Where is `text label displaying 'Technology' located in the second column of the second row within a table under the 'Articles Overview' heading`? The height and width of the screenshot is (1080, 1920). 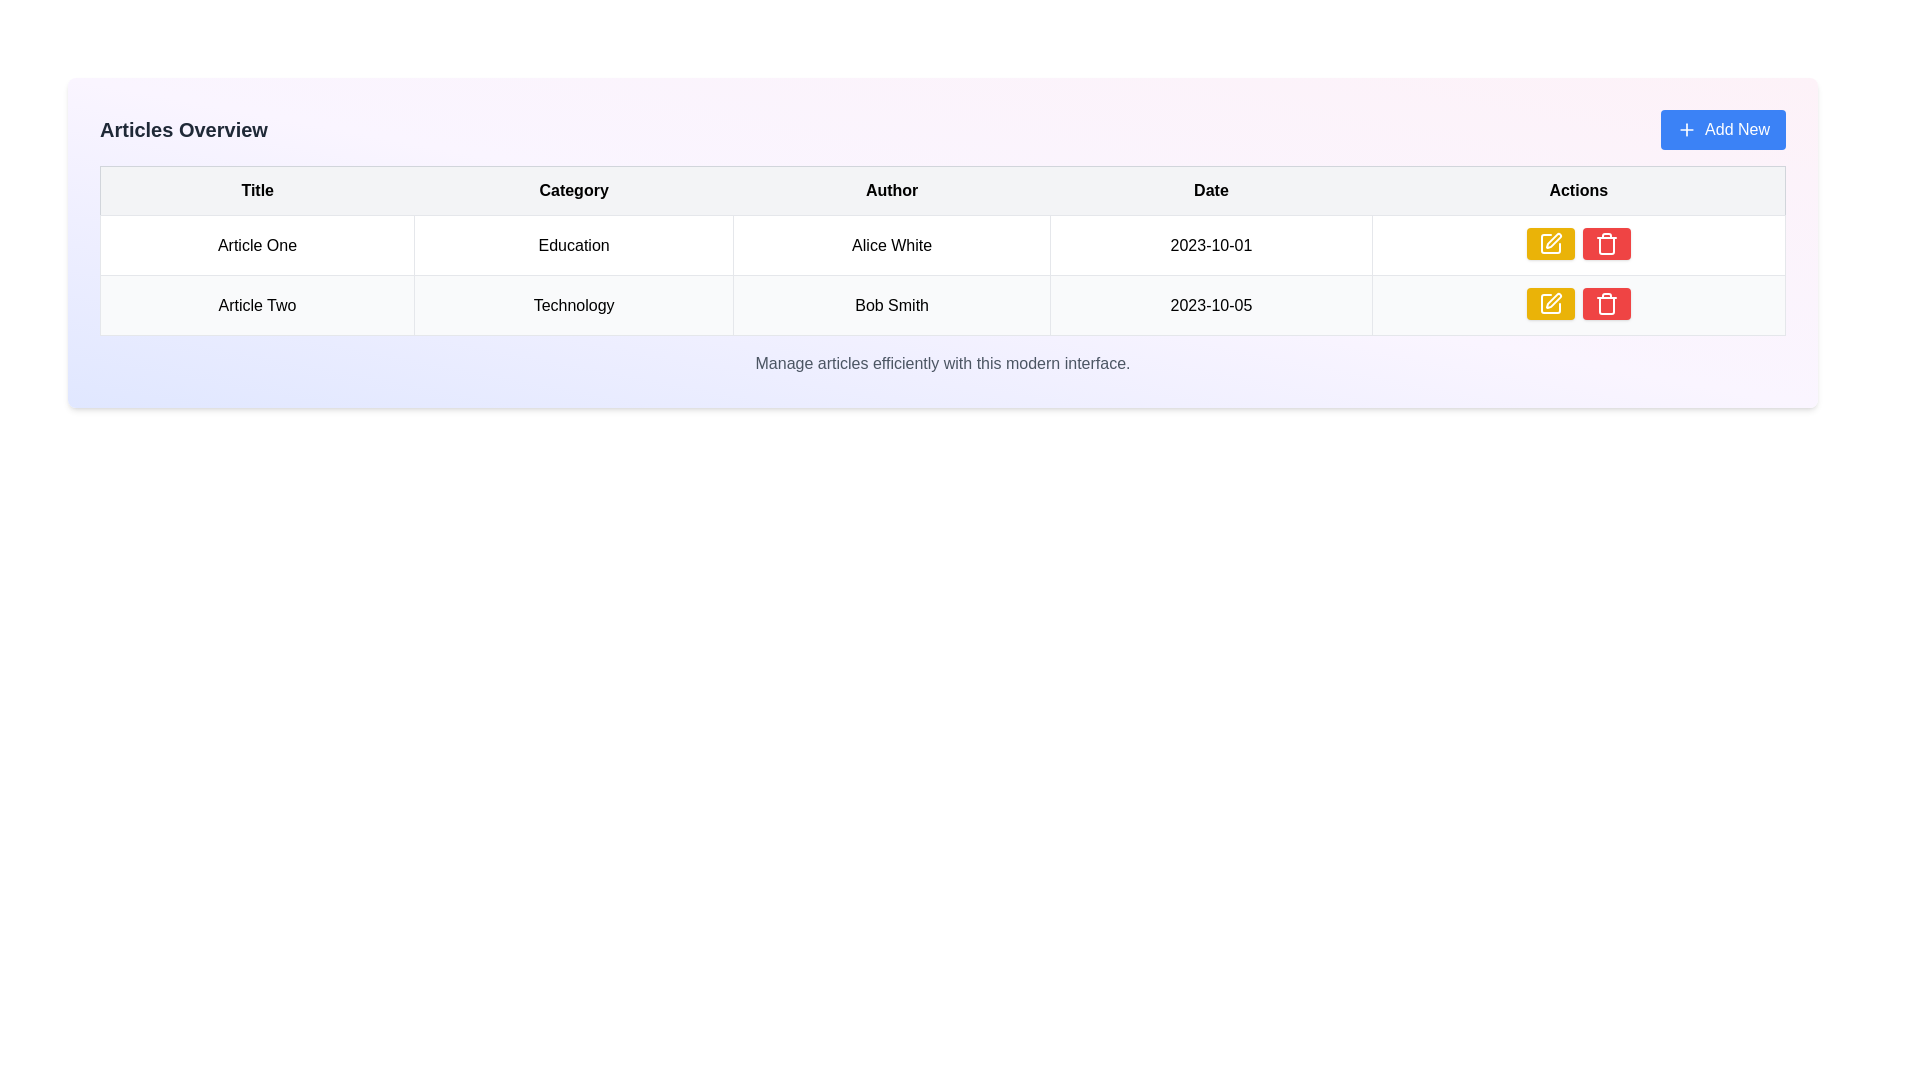
text label displaying 'Technology' located in the second column of the second row within a table under the 'Articles Overview' heading is located at coordinates (573, 305).